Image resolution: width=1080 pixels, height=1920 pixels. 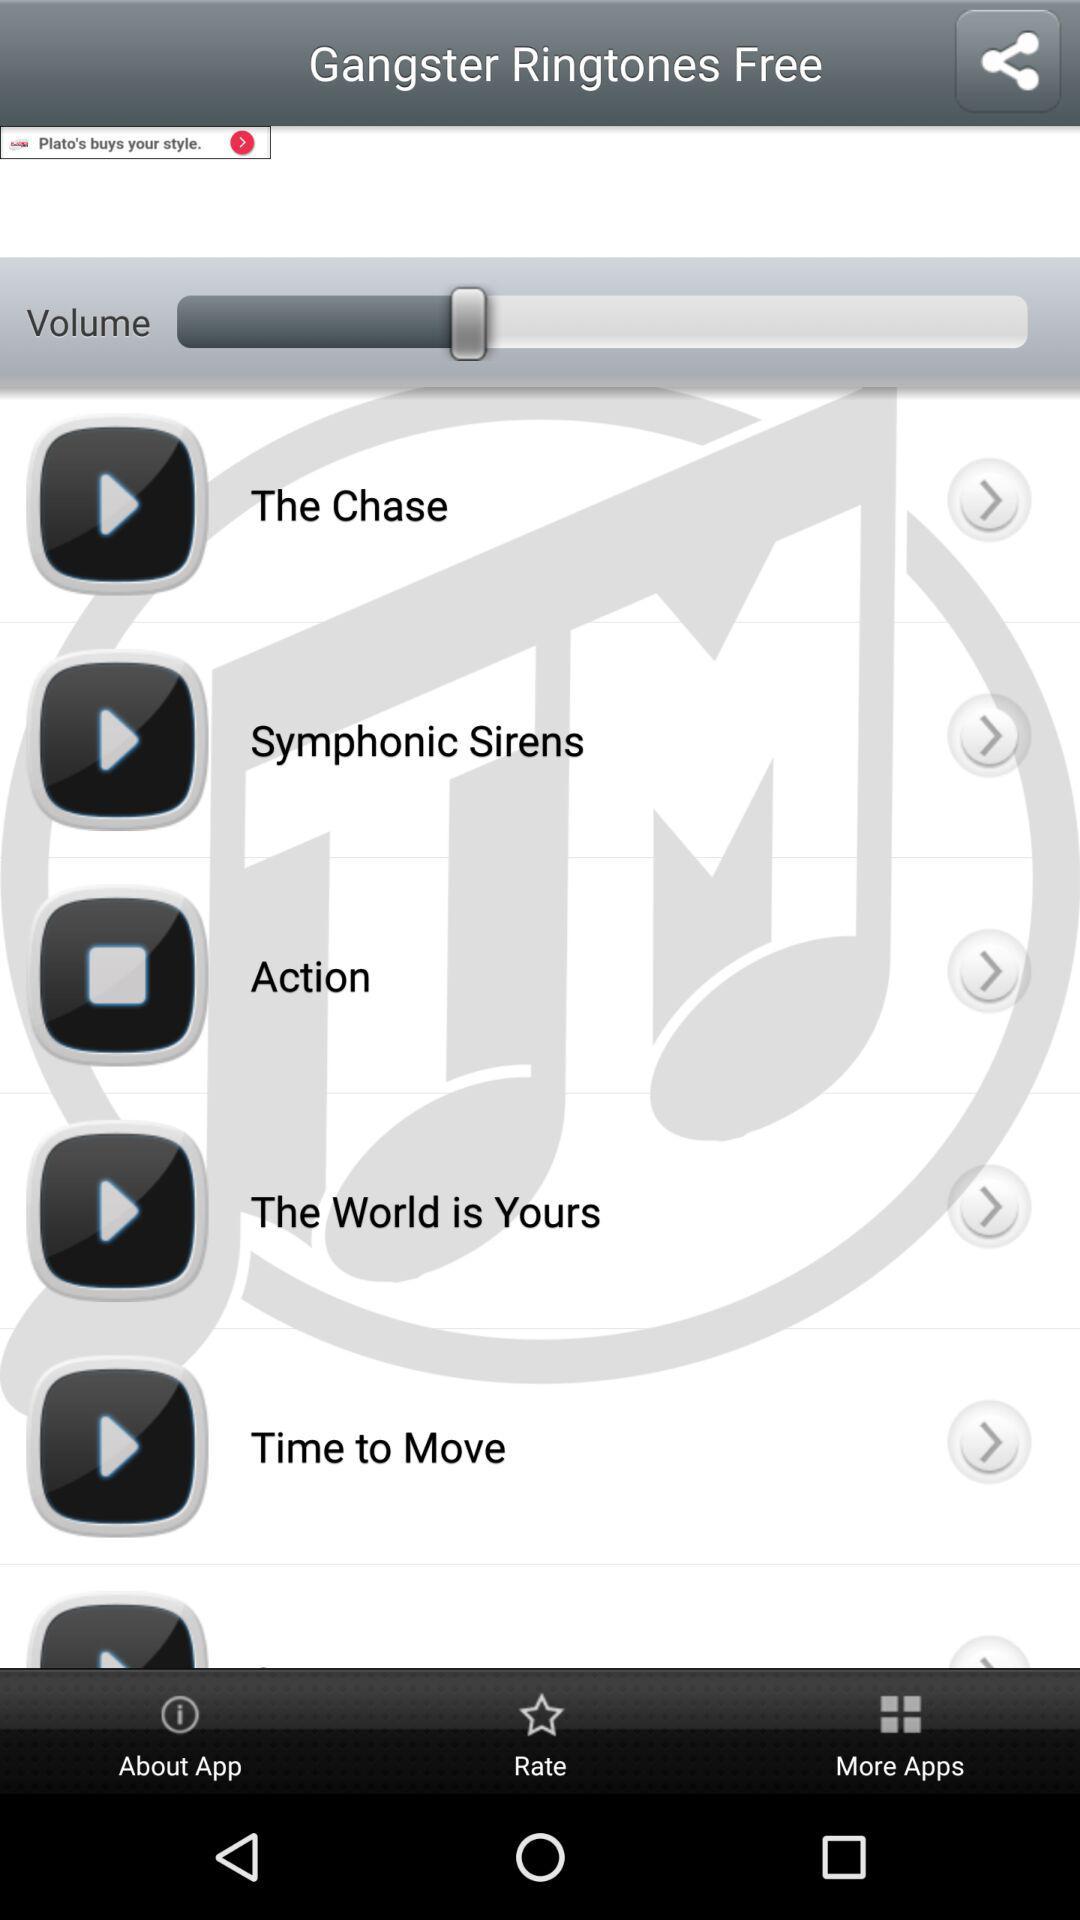 I want to click on the sixth arrow symbol from top, so click(x=986, y=1616).